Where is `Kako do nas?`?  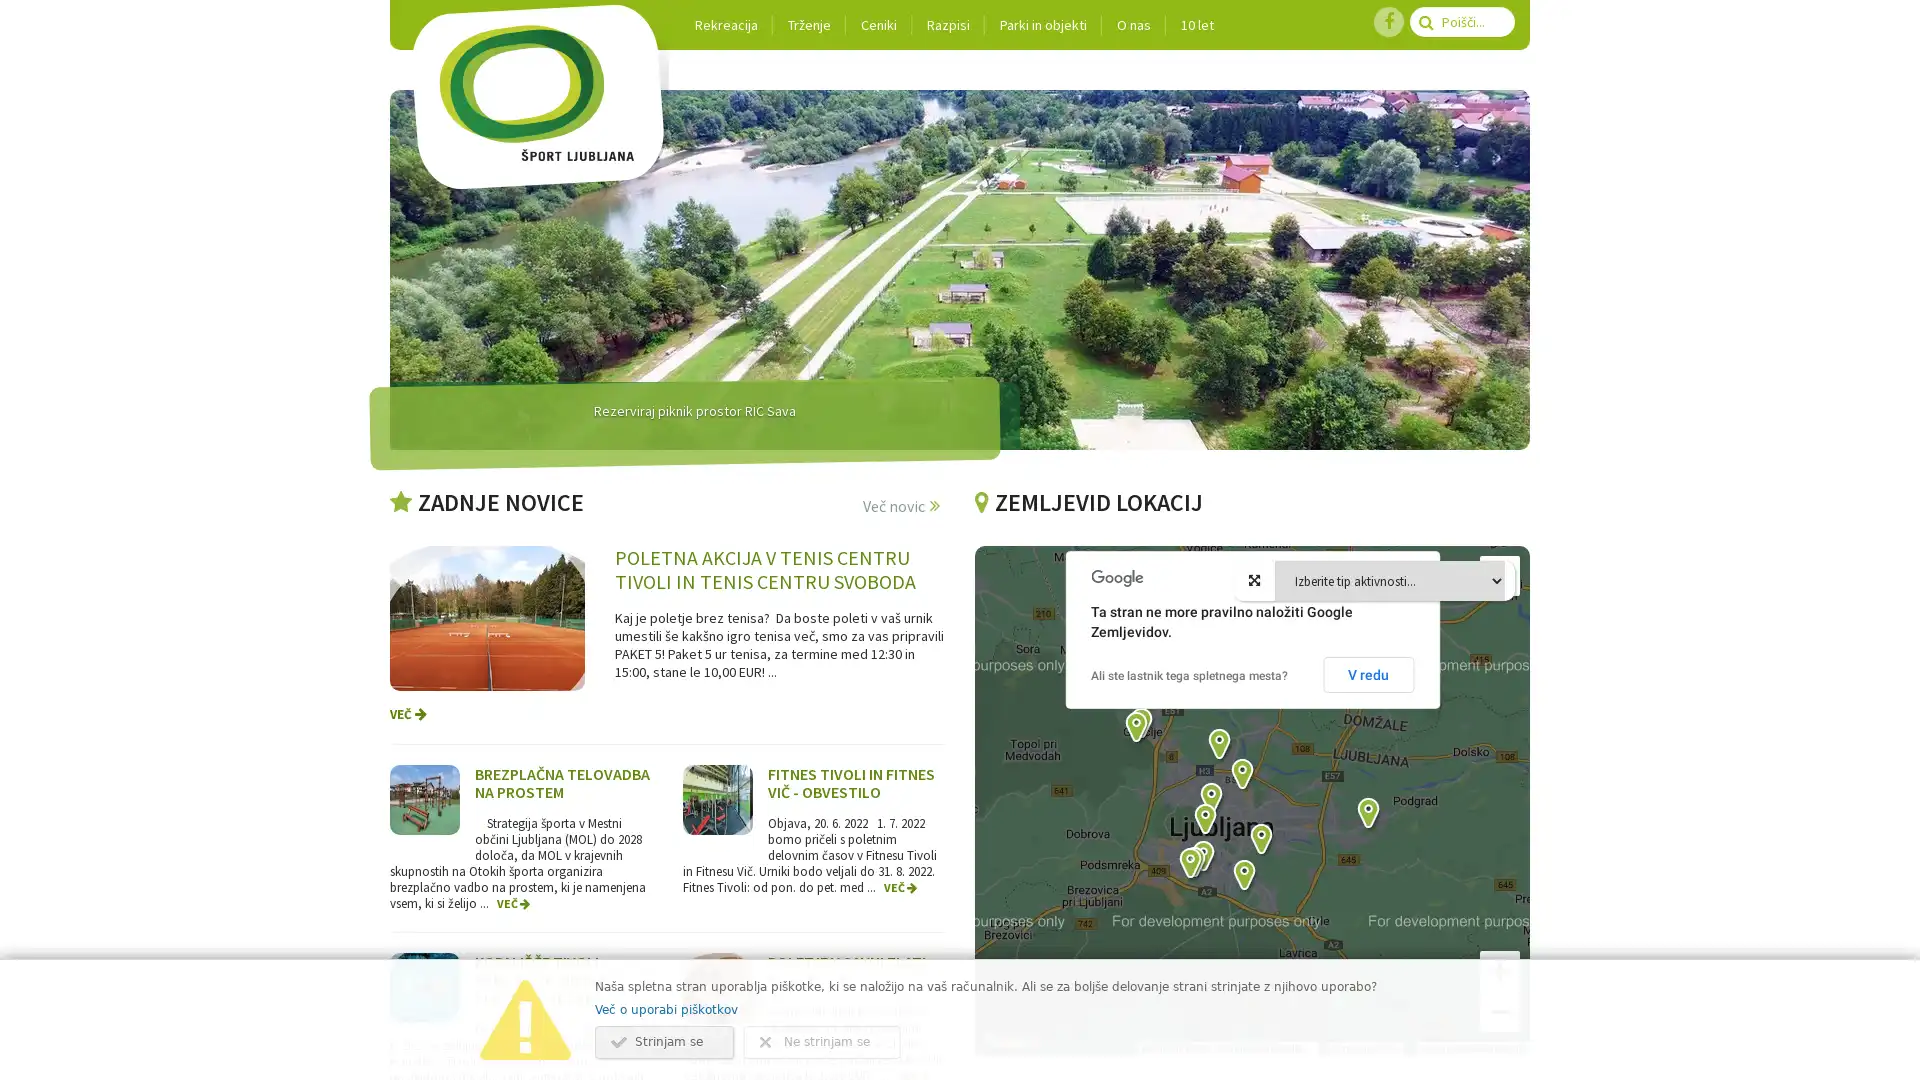 Kako do nas? is located at coordinates (1202, 887).